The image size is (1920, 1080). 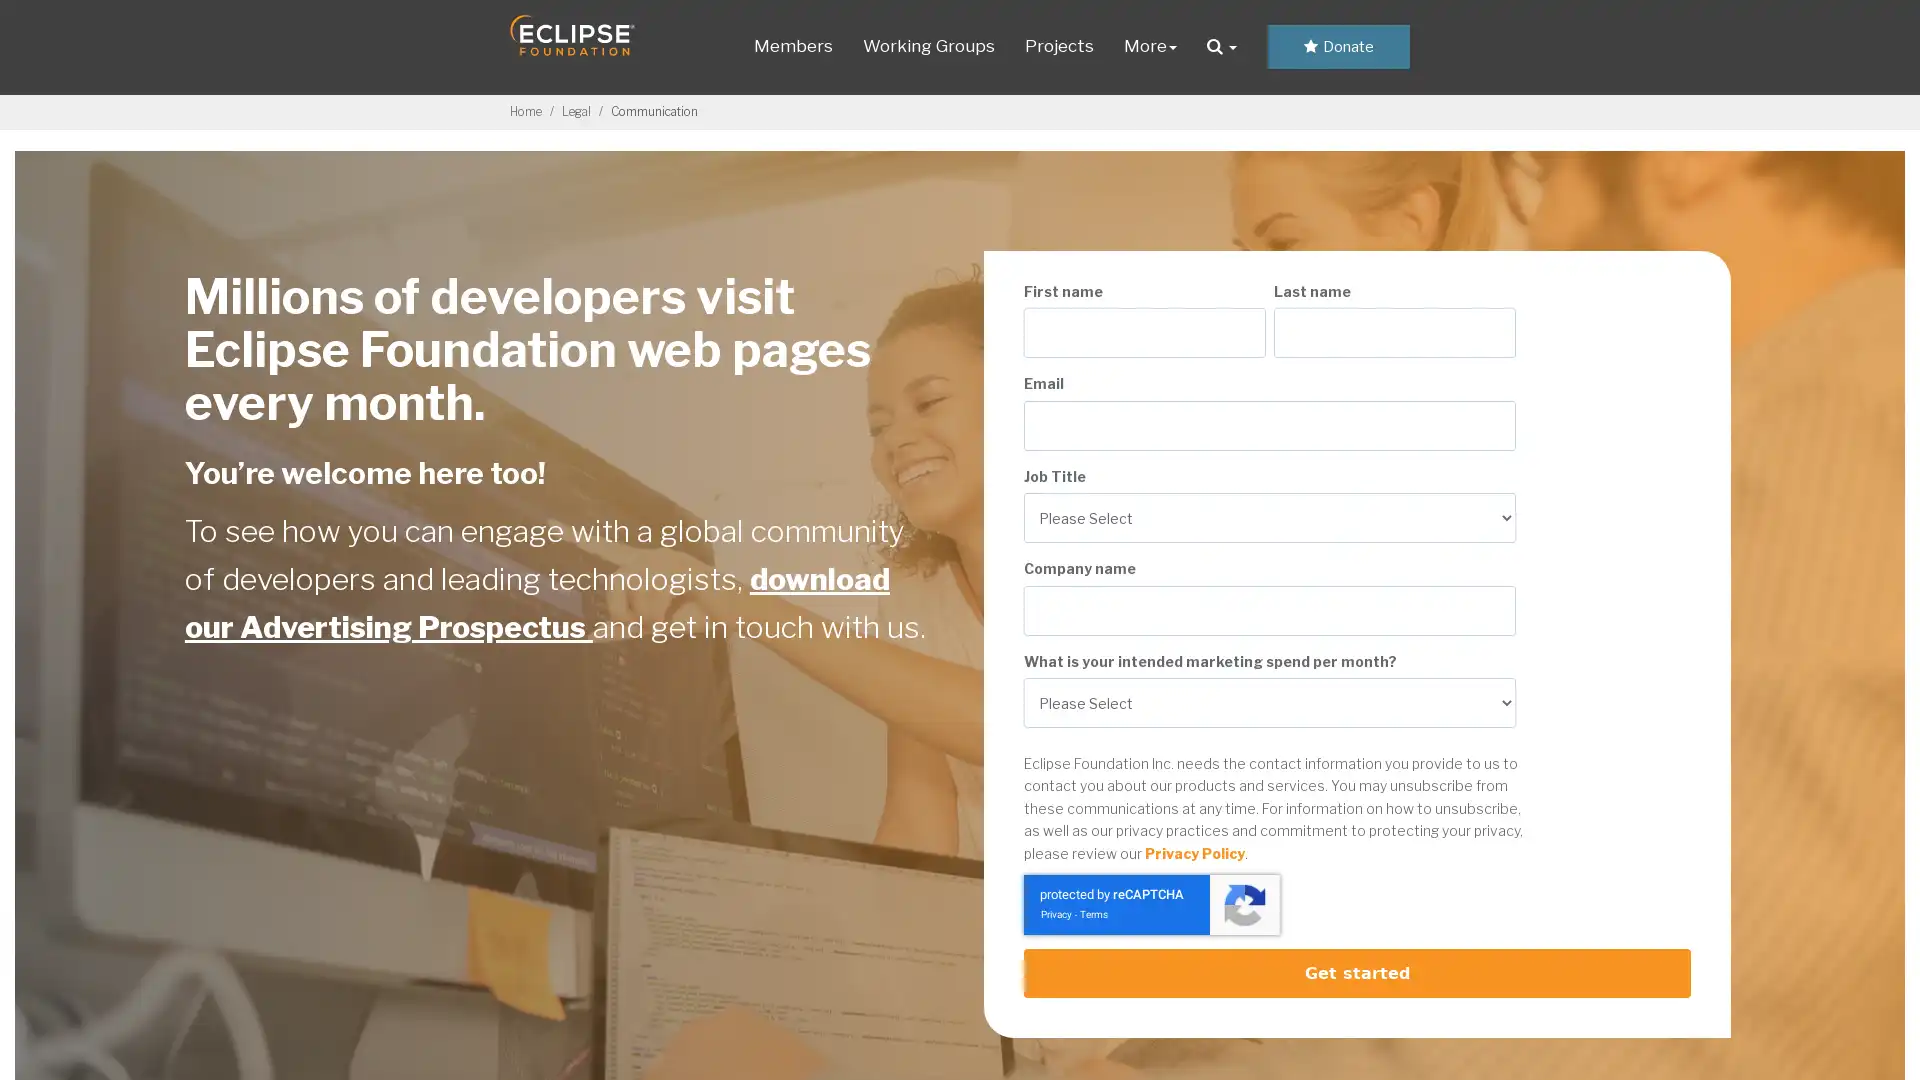 What do you see at coordinates (1149, 45) in the screenshot?
I see `More` at bounding box center [1149, 45].